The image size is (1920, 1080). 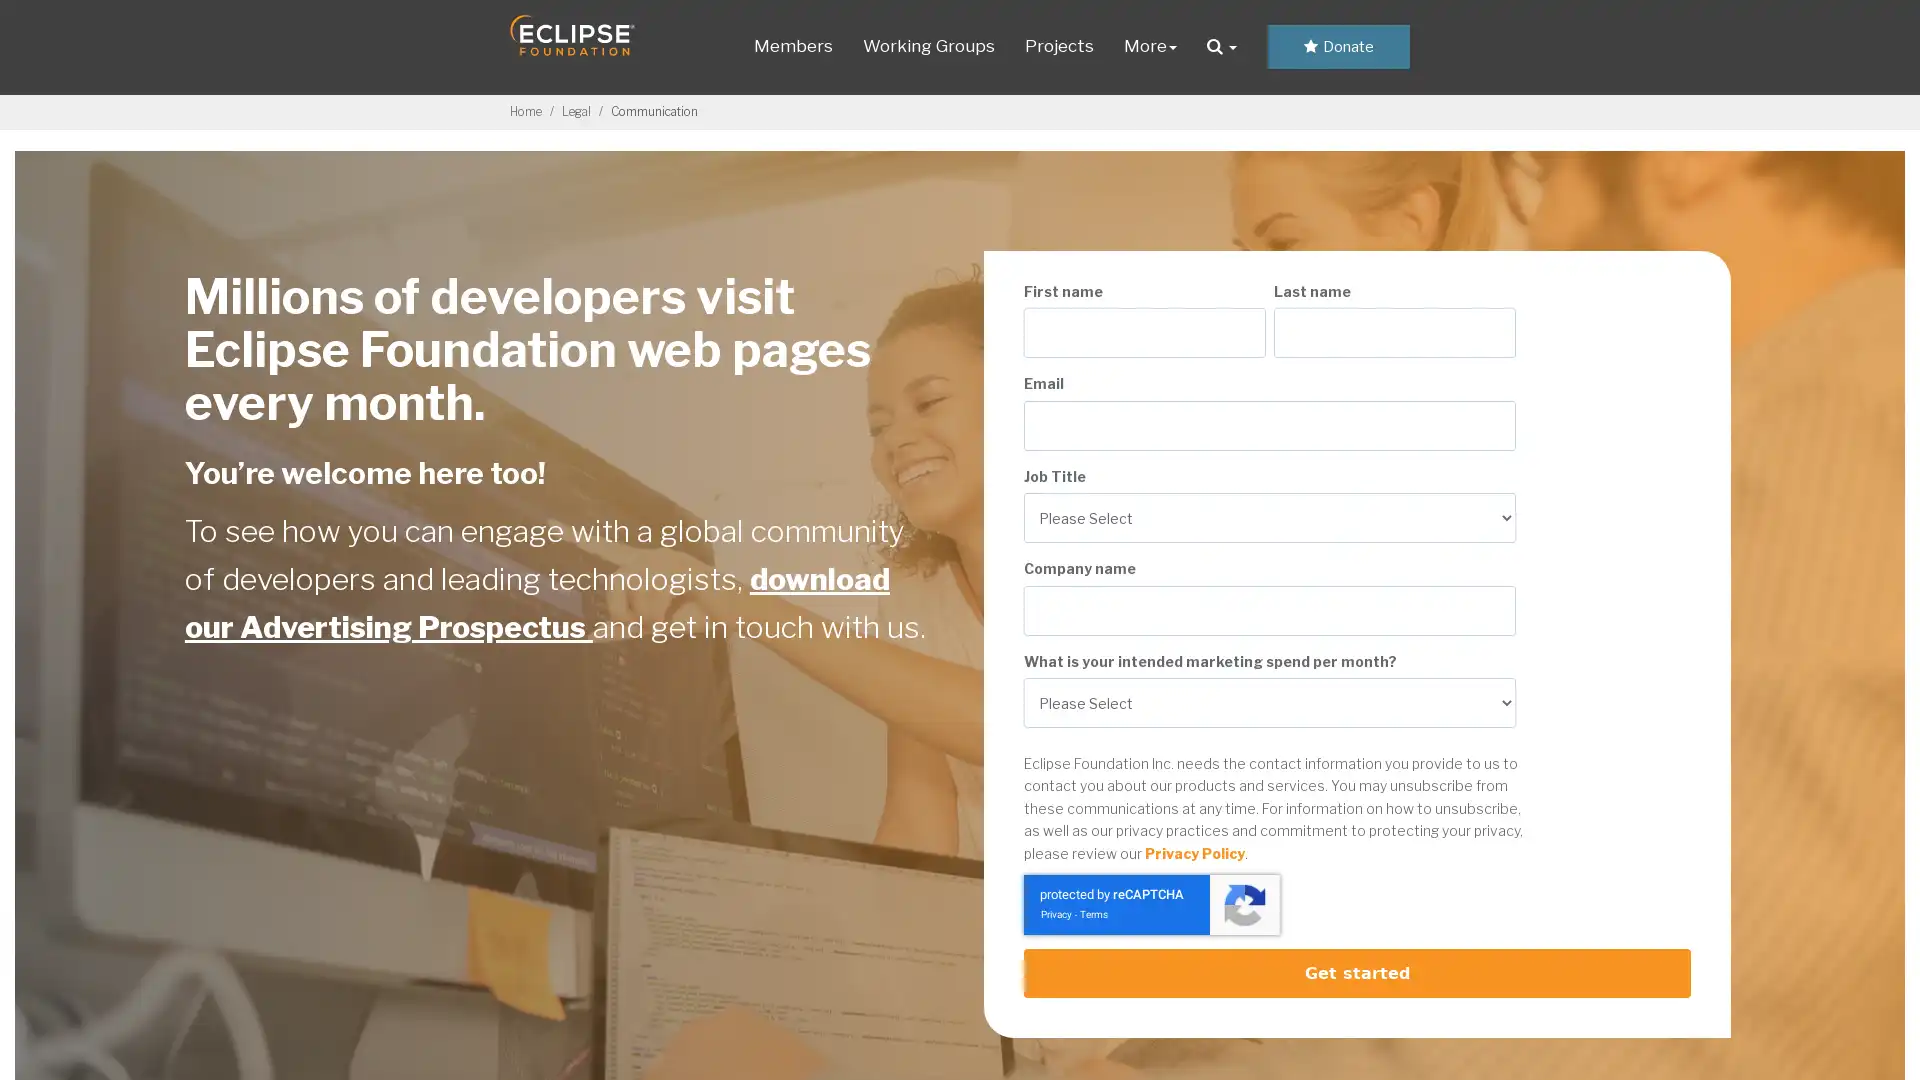 What do you see at coordinates (1149, 45) in the screenshot?
I see `More` at bounding box center [1149, 45].